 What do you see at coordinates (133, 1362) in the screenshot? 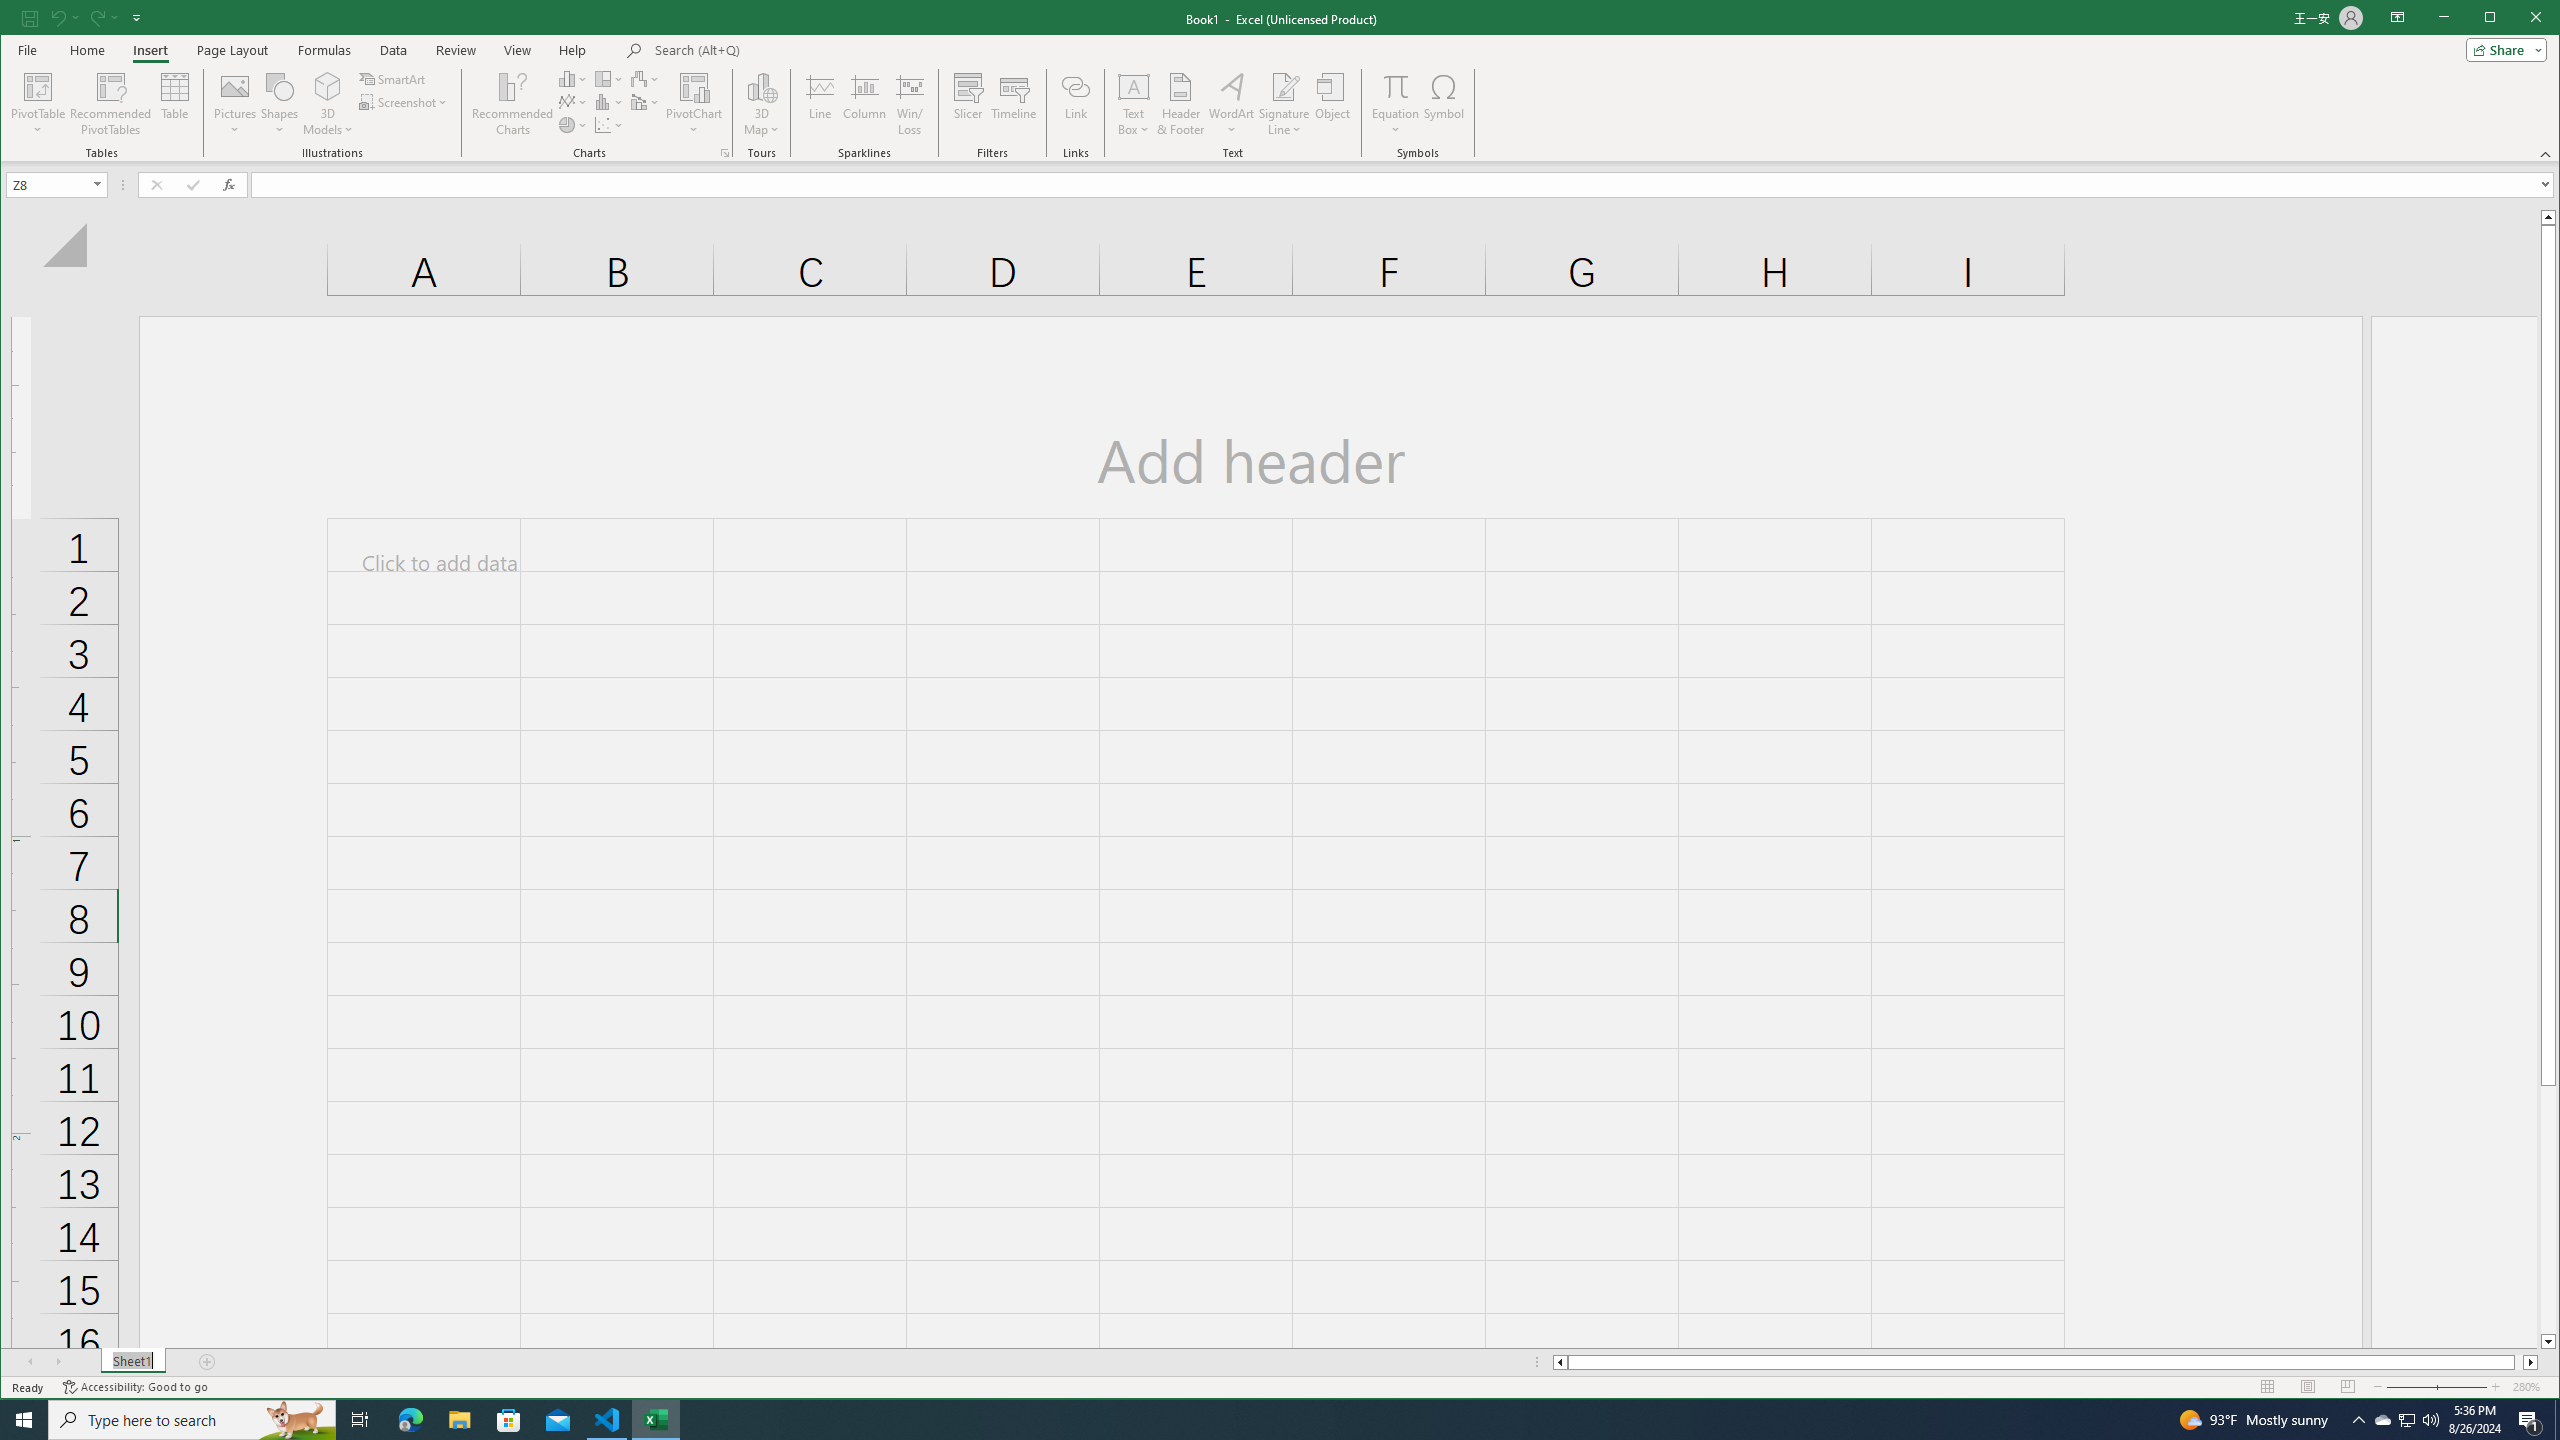
I see `'Sheet Tab'` at bounding box center [133, 1362].